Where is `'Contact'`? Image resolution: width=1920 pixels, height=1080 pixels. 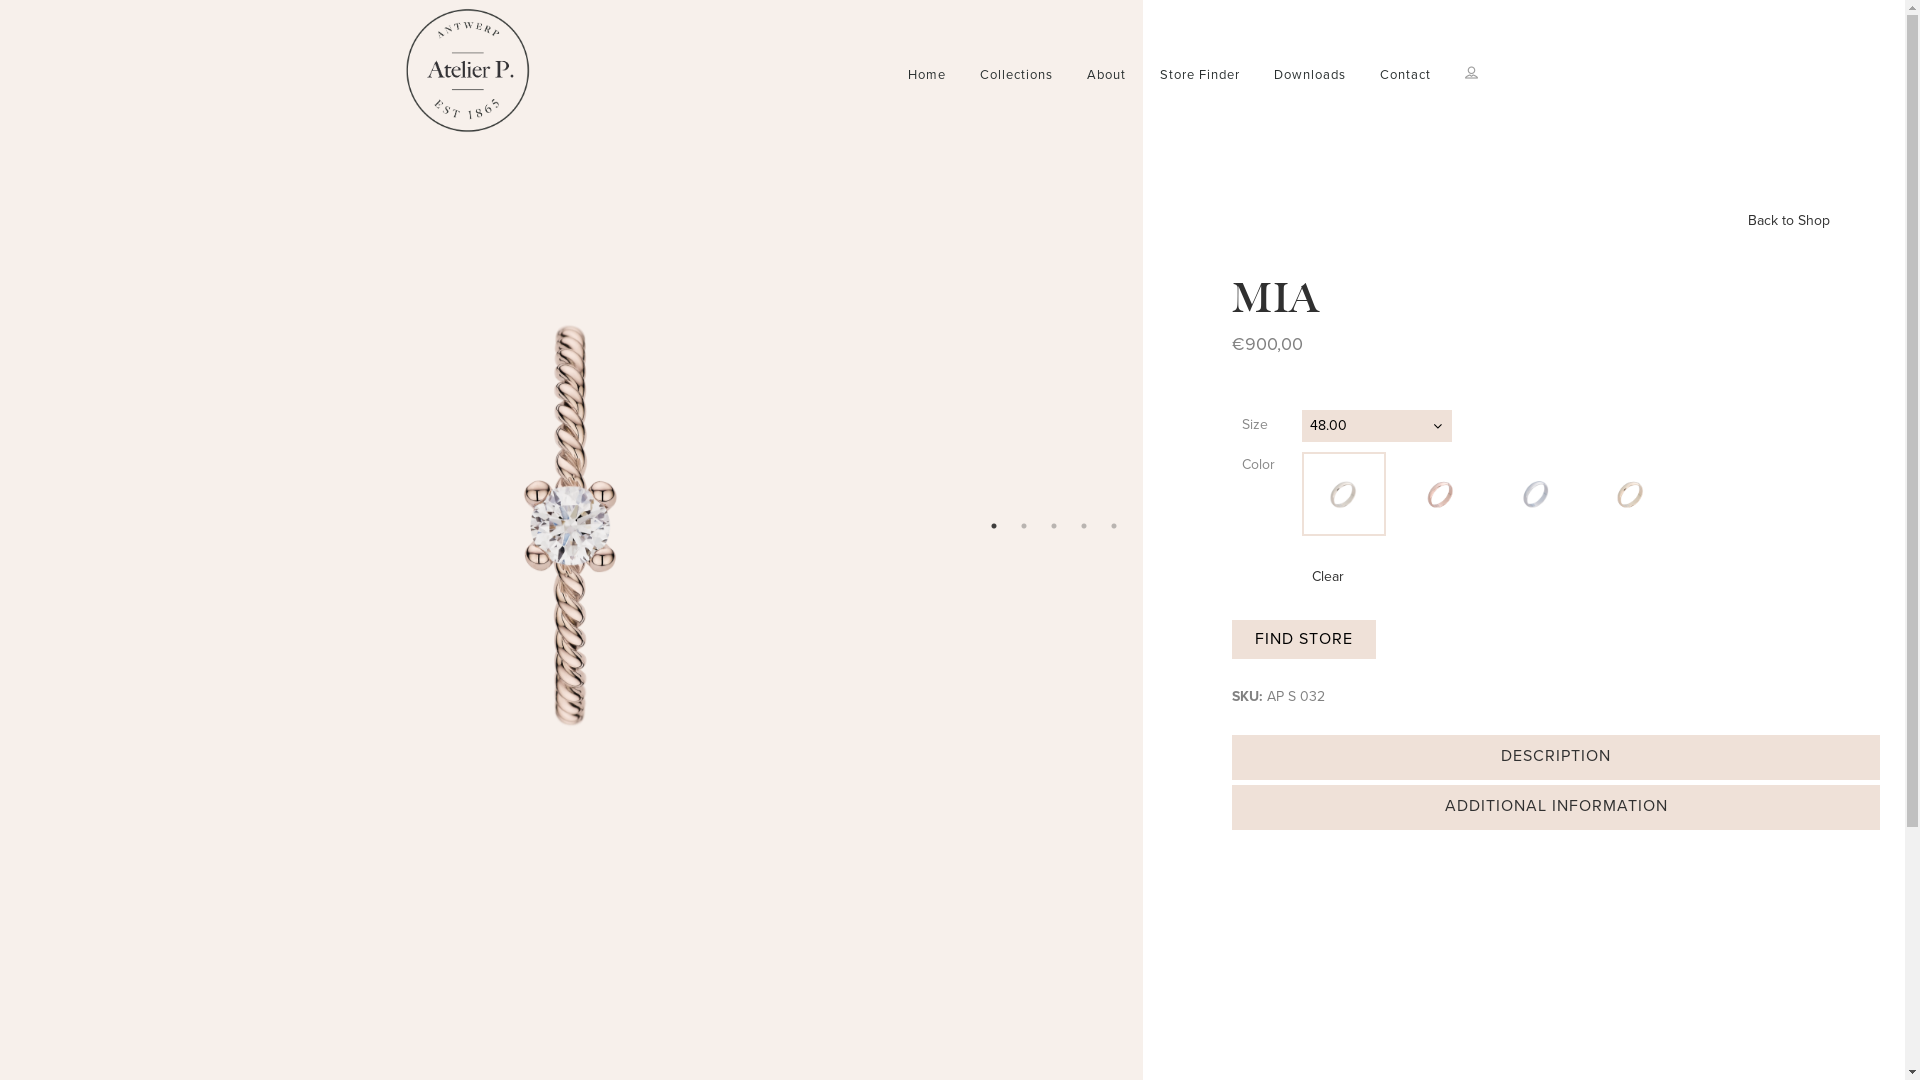 'Contact' is located at coordinates (1403, 73).